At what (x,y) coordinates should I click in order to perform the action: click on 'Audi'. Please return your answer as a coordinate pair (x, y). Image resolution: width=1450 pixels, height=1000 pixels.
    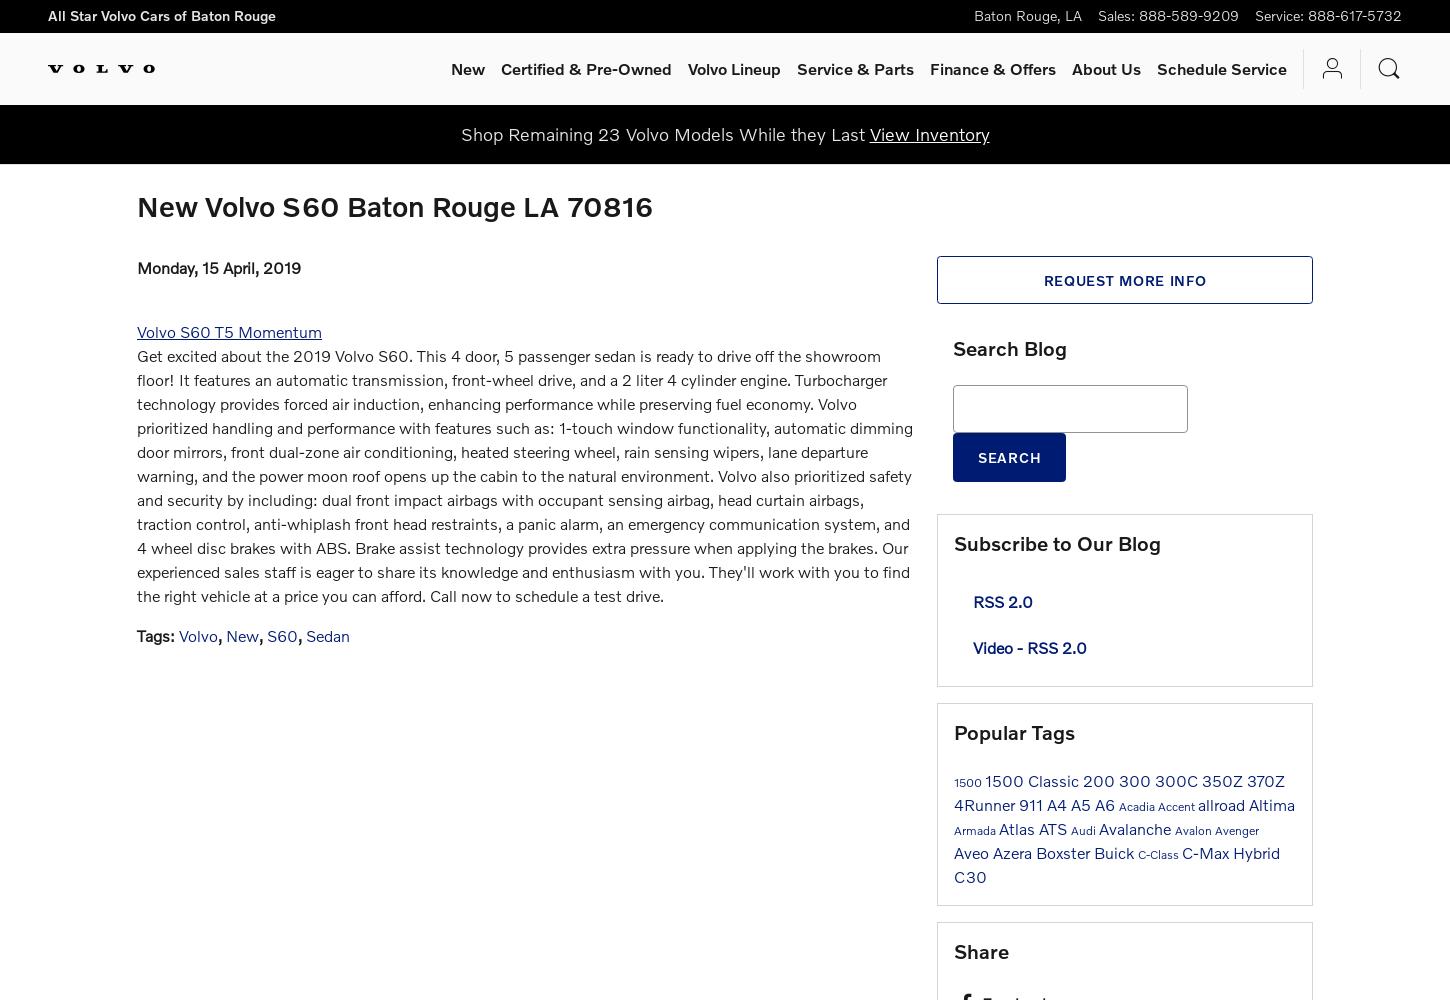
    Looking at the image, I should click on (1085, 828).